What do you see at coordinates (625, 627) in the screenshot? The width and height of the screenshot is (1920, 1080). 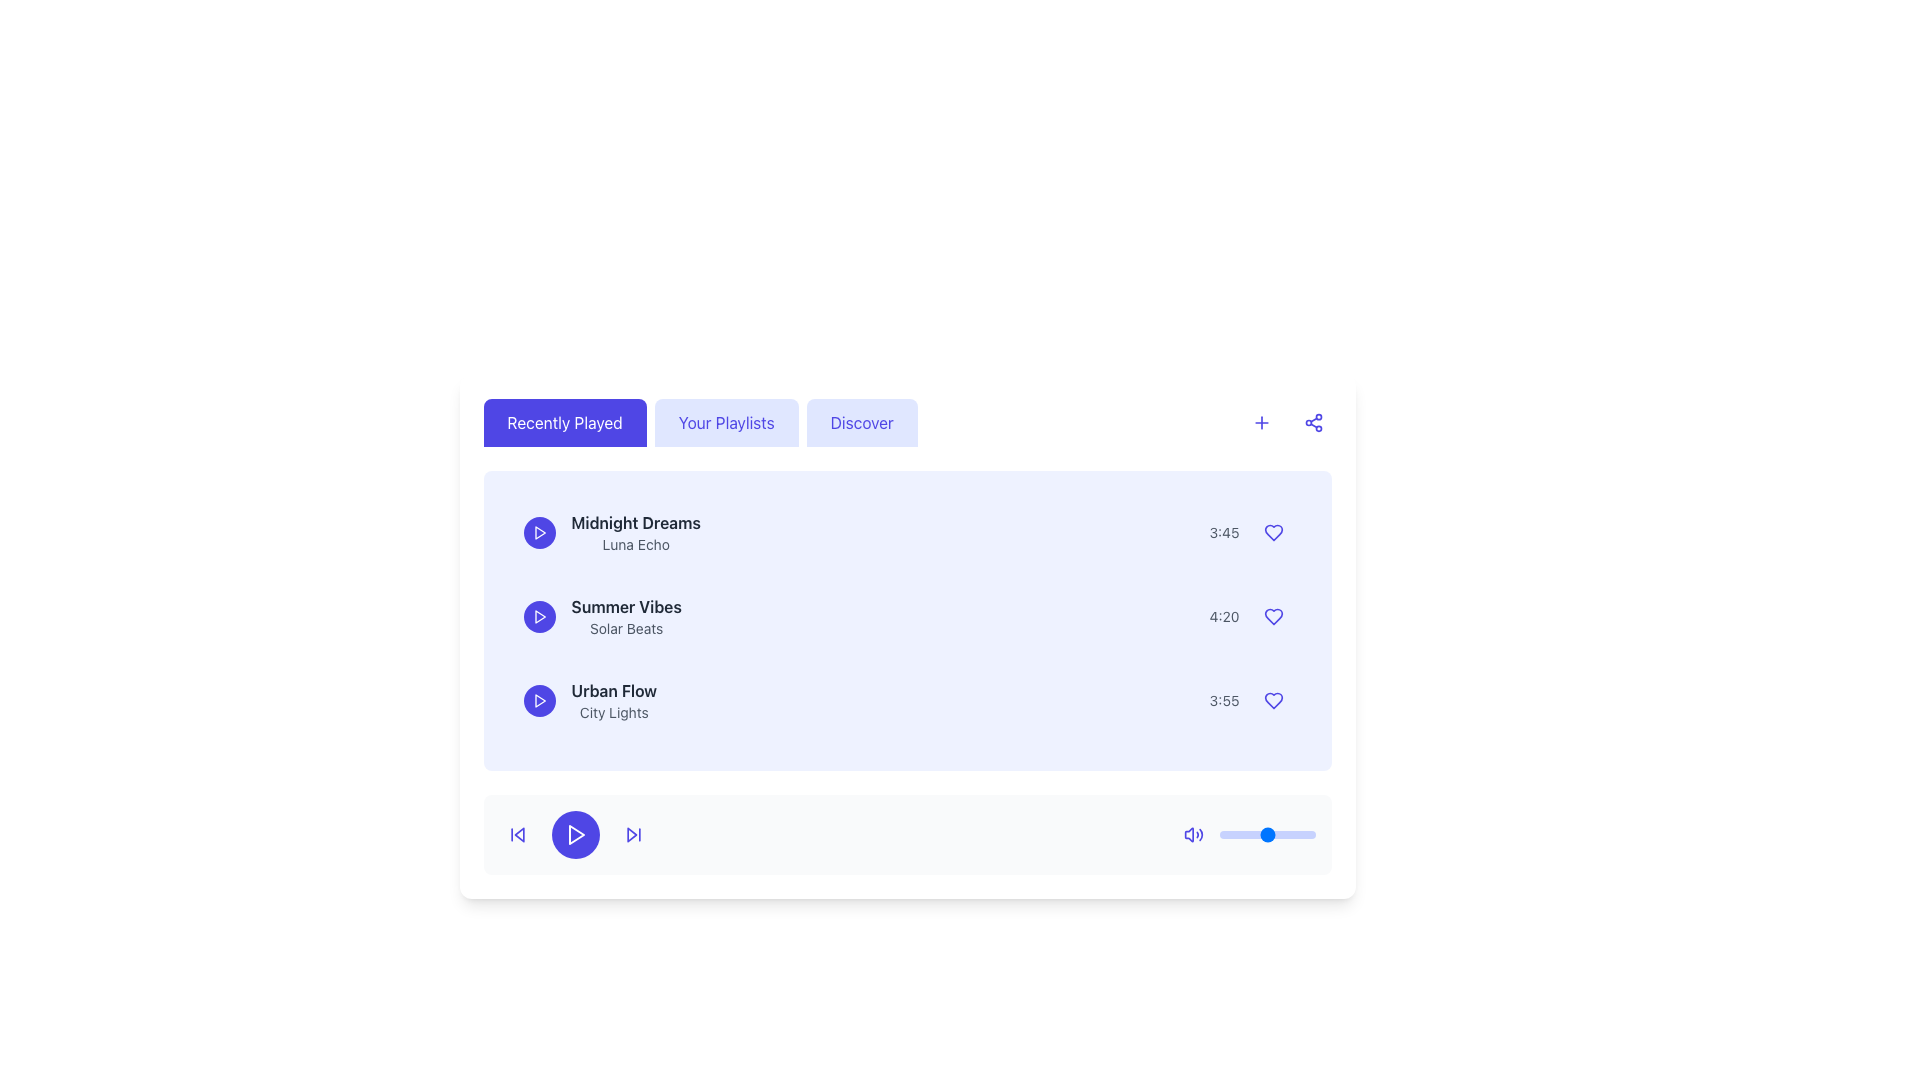 I see `the text label 'Solar Beats', which is styled in a smaller and lighter font, located below the bold 'Summer Vibes' text in the playlist section` at bounding box center [625, 627].